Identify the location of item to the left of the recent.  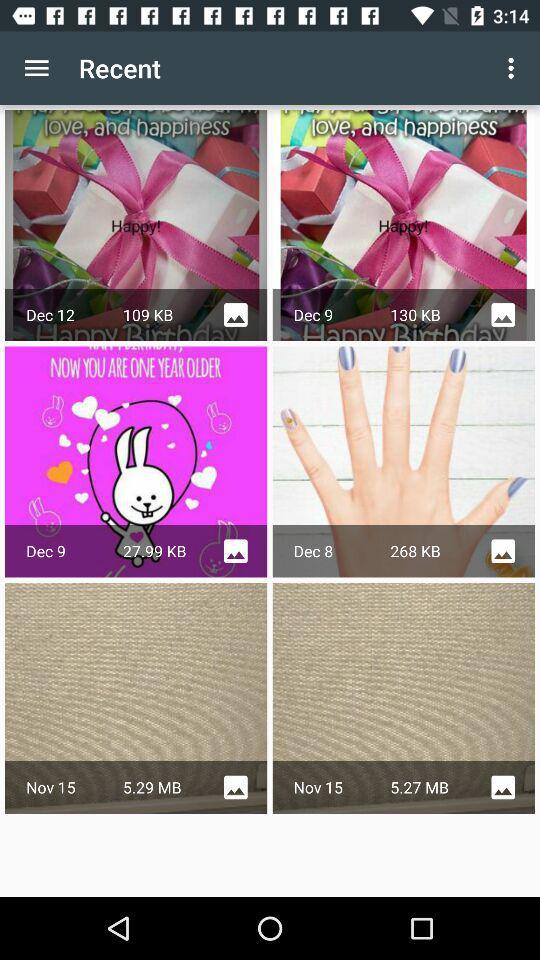
(36, 68).